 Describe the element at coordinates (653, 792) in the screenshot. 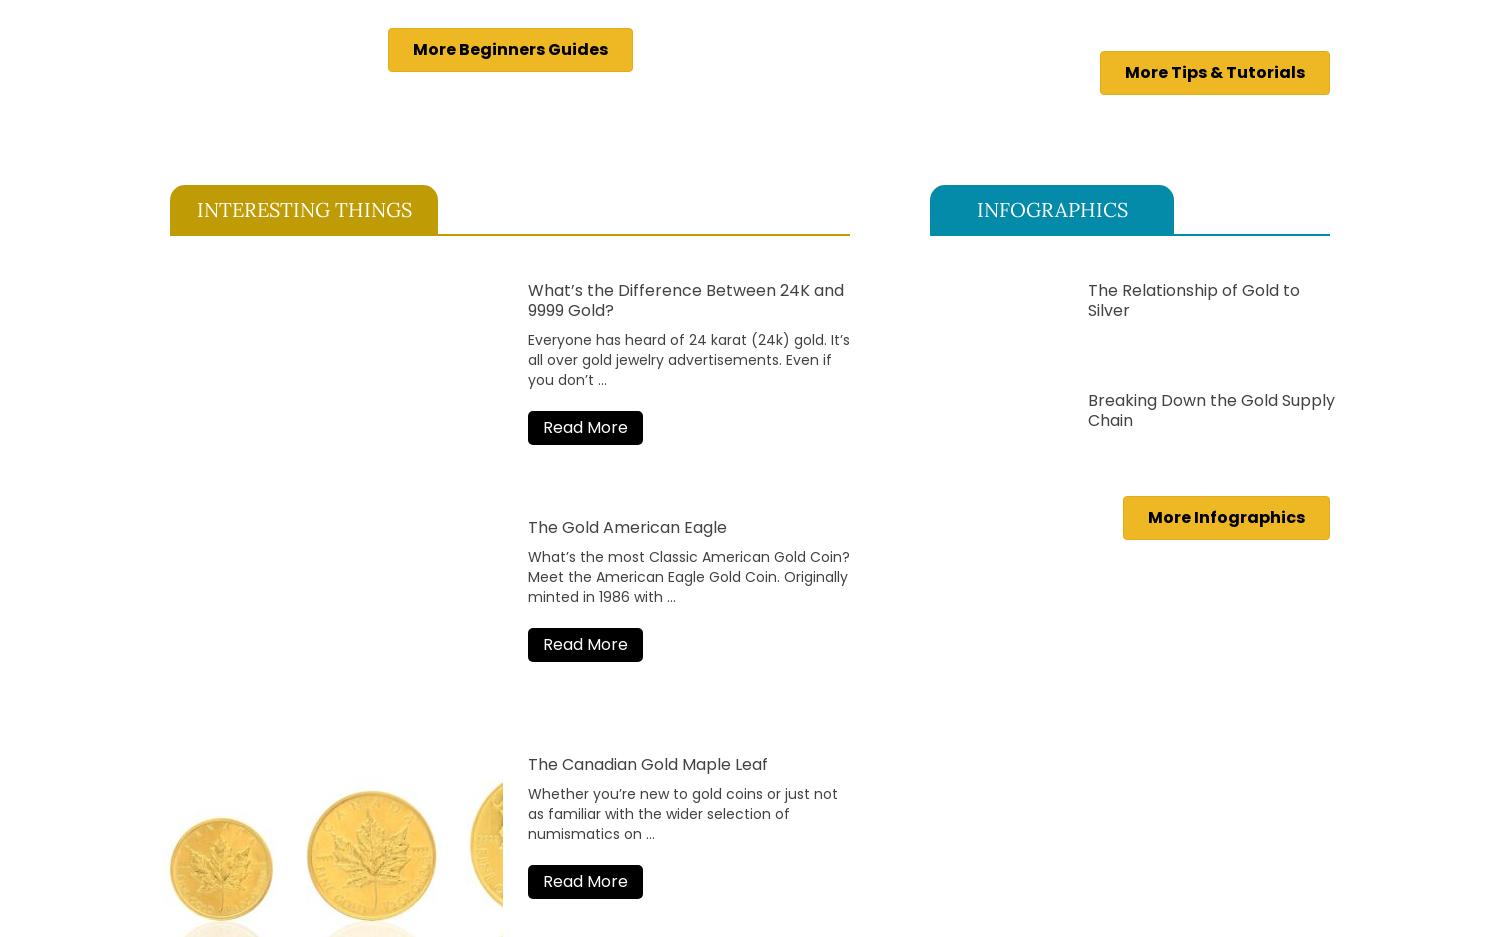

I see `'new'` at that location.